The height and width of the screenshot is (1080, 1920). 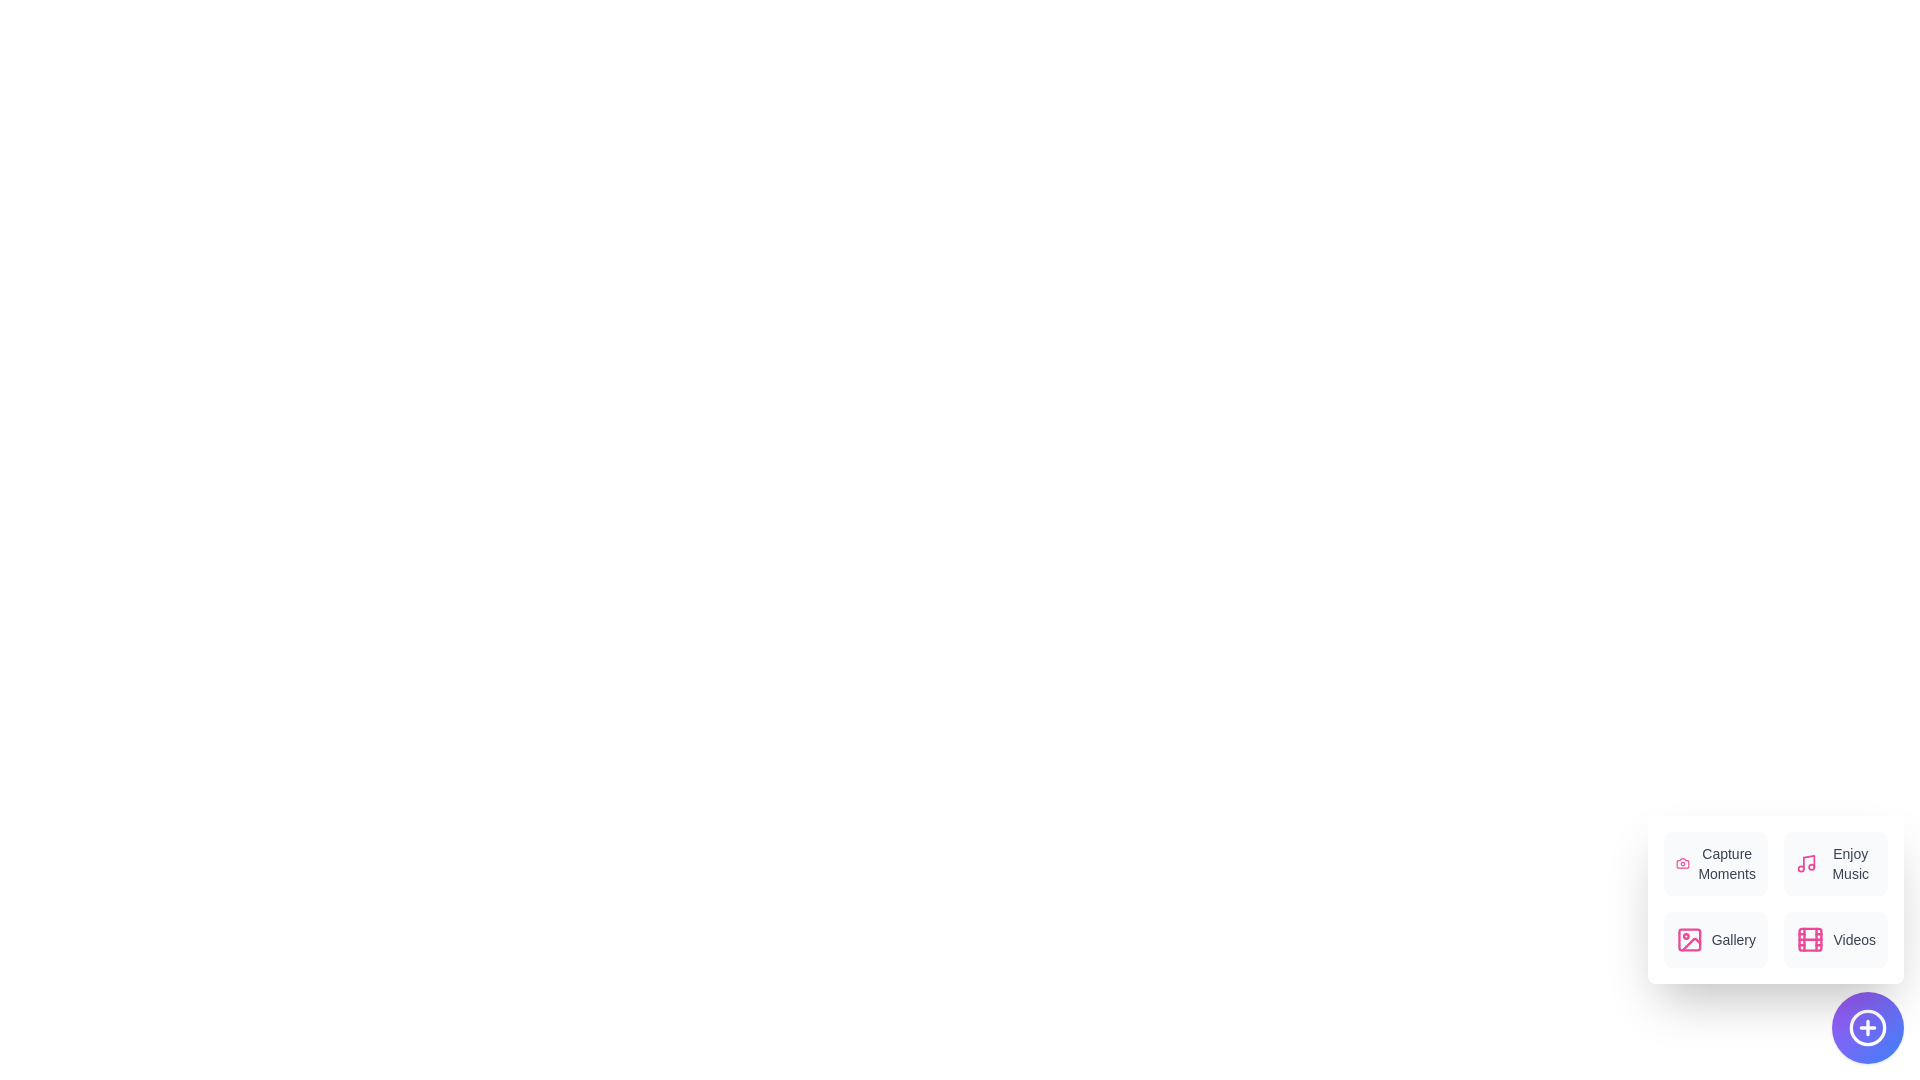 What do you see at coordinates (1836, 863) in the screenshot?
I see `the Enjoy Music from the speed dial menu` at bounding box center [1836, 863].